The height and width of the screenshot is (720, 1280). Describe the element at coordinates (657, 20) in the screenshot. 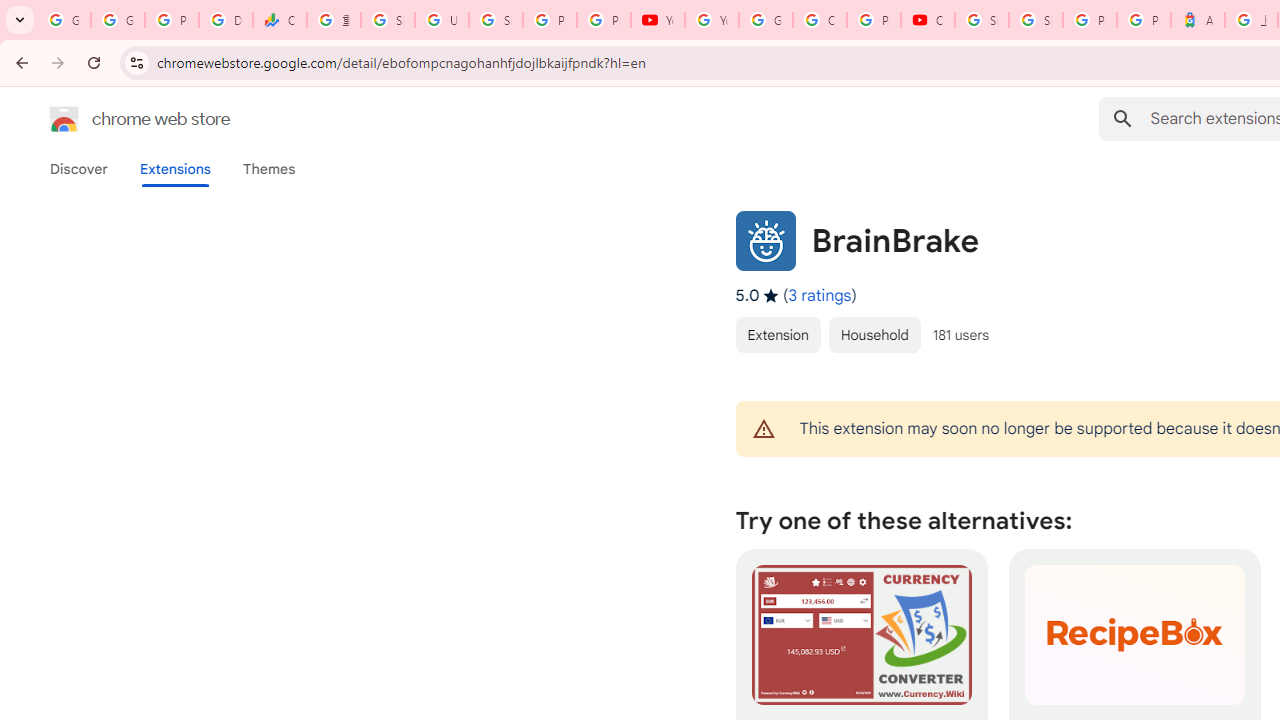

I see `'YouTube'` at that location.